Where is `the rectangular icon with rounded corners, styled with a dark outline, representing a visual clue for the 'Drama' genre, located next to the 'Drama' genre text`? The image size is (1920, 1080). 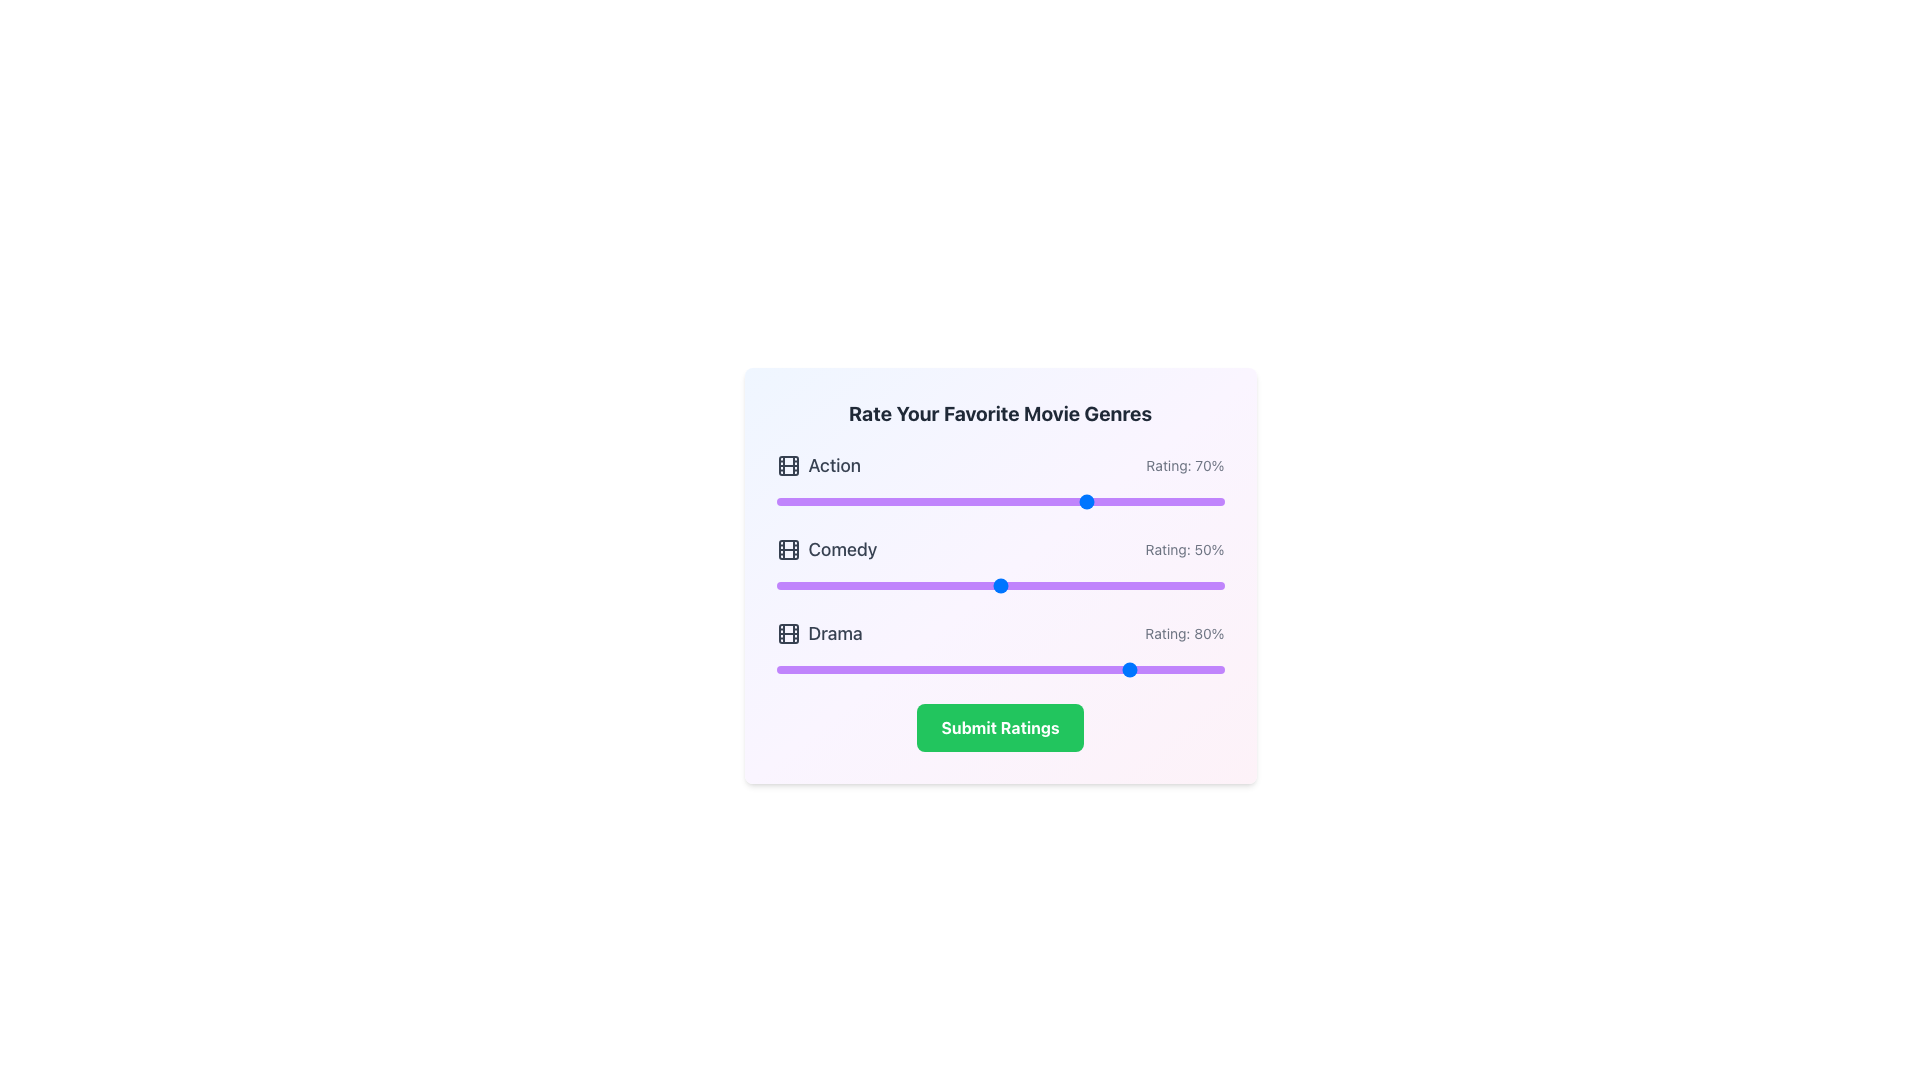
the rectangular icon with rounded corners, styled with a dark outline, representing a visual clue for the 'Drama' genre, located next to the 'Drama' genre text is located at coordinates (787, 633).